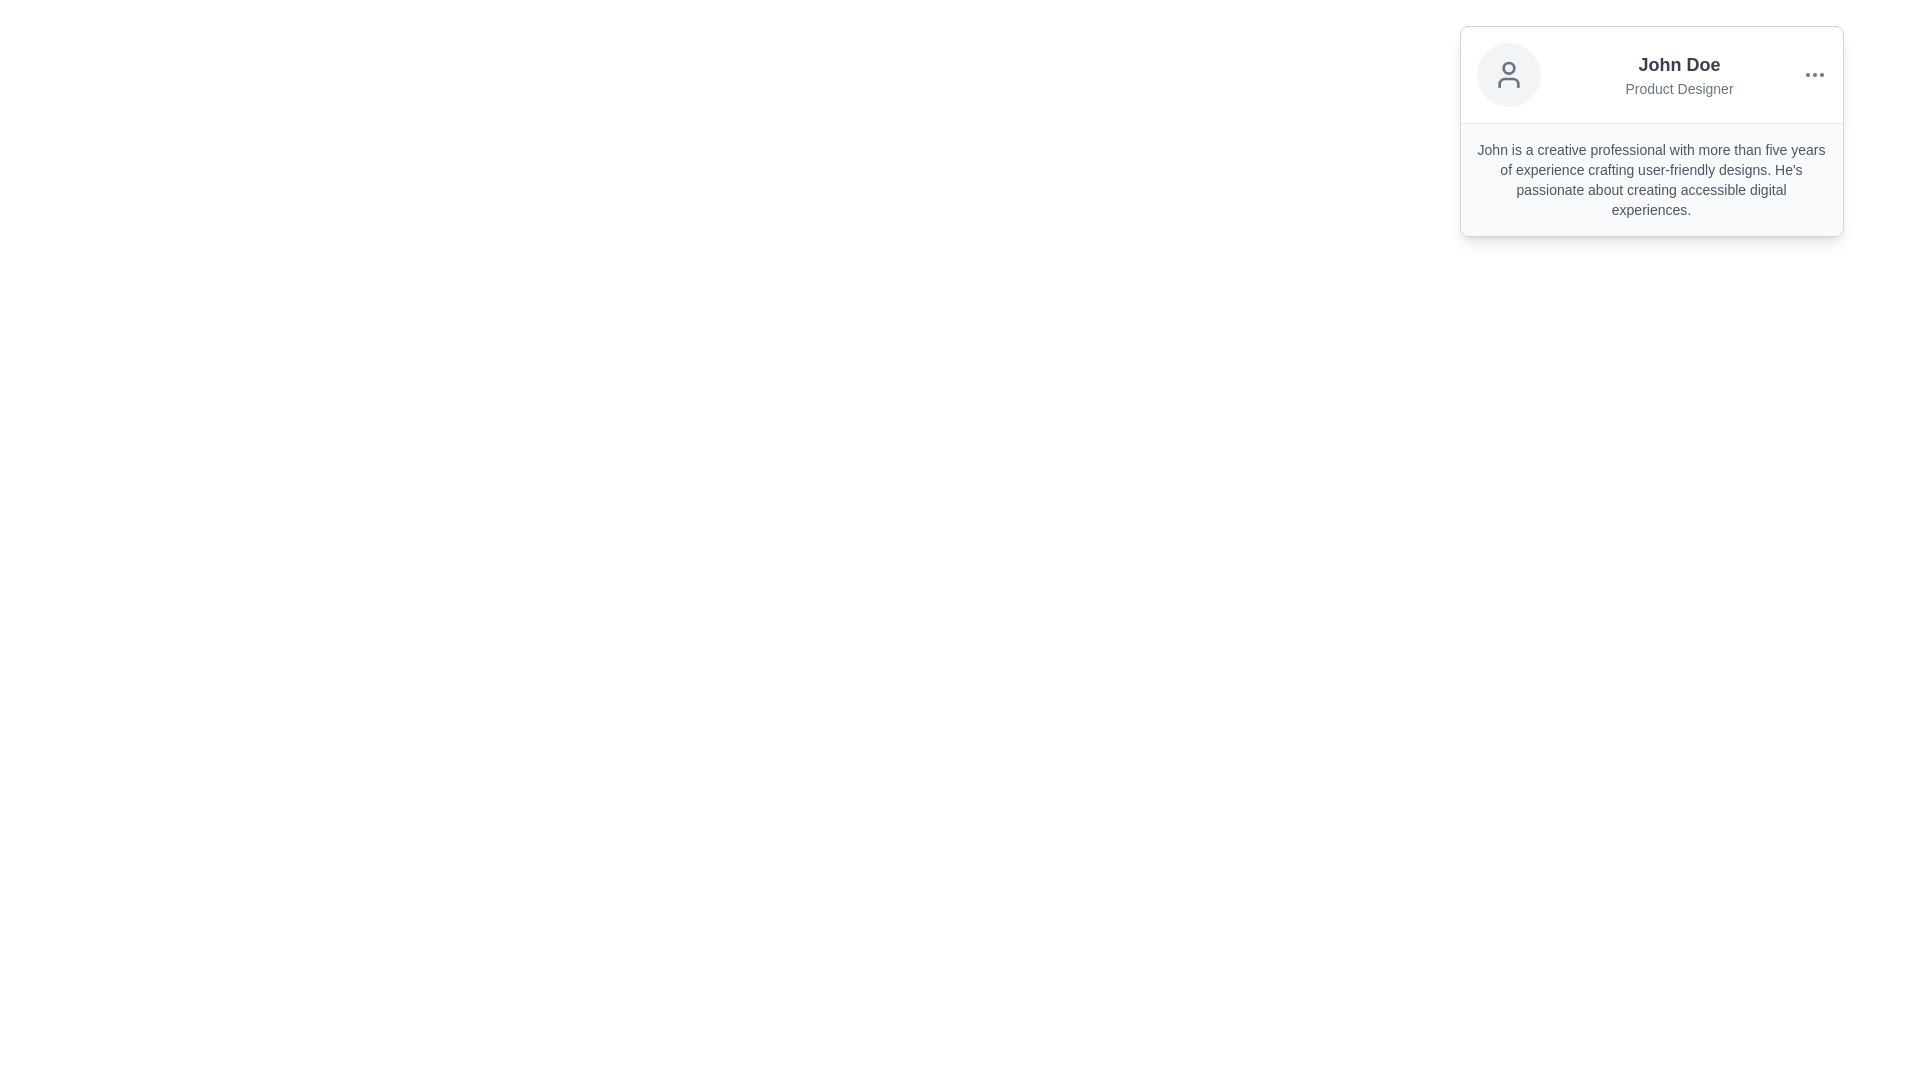 The image size is (1920, 1080). What do you see at coordinates (1679, 87) in the screenshot?
I see `the supplementary text label indicating the title or role of the user 'John Doe', located directly under the bold 'John Doe' text in the profile card layout` at bounding box center [1679, 87].